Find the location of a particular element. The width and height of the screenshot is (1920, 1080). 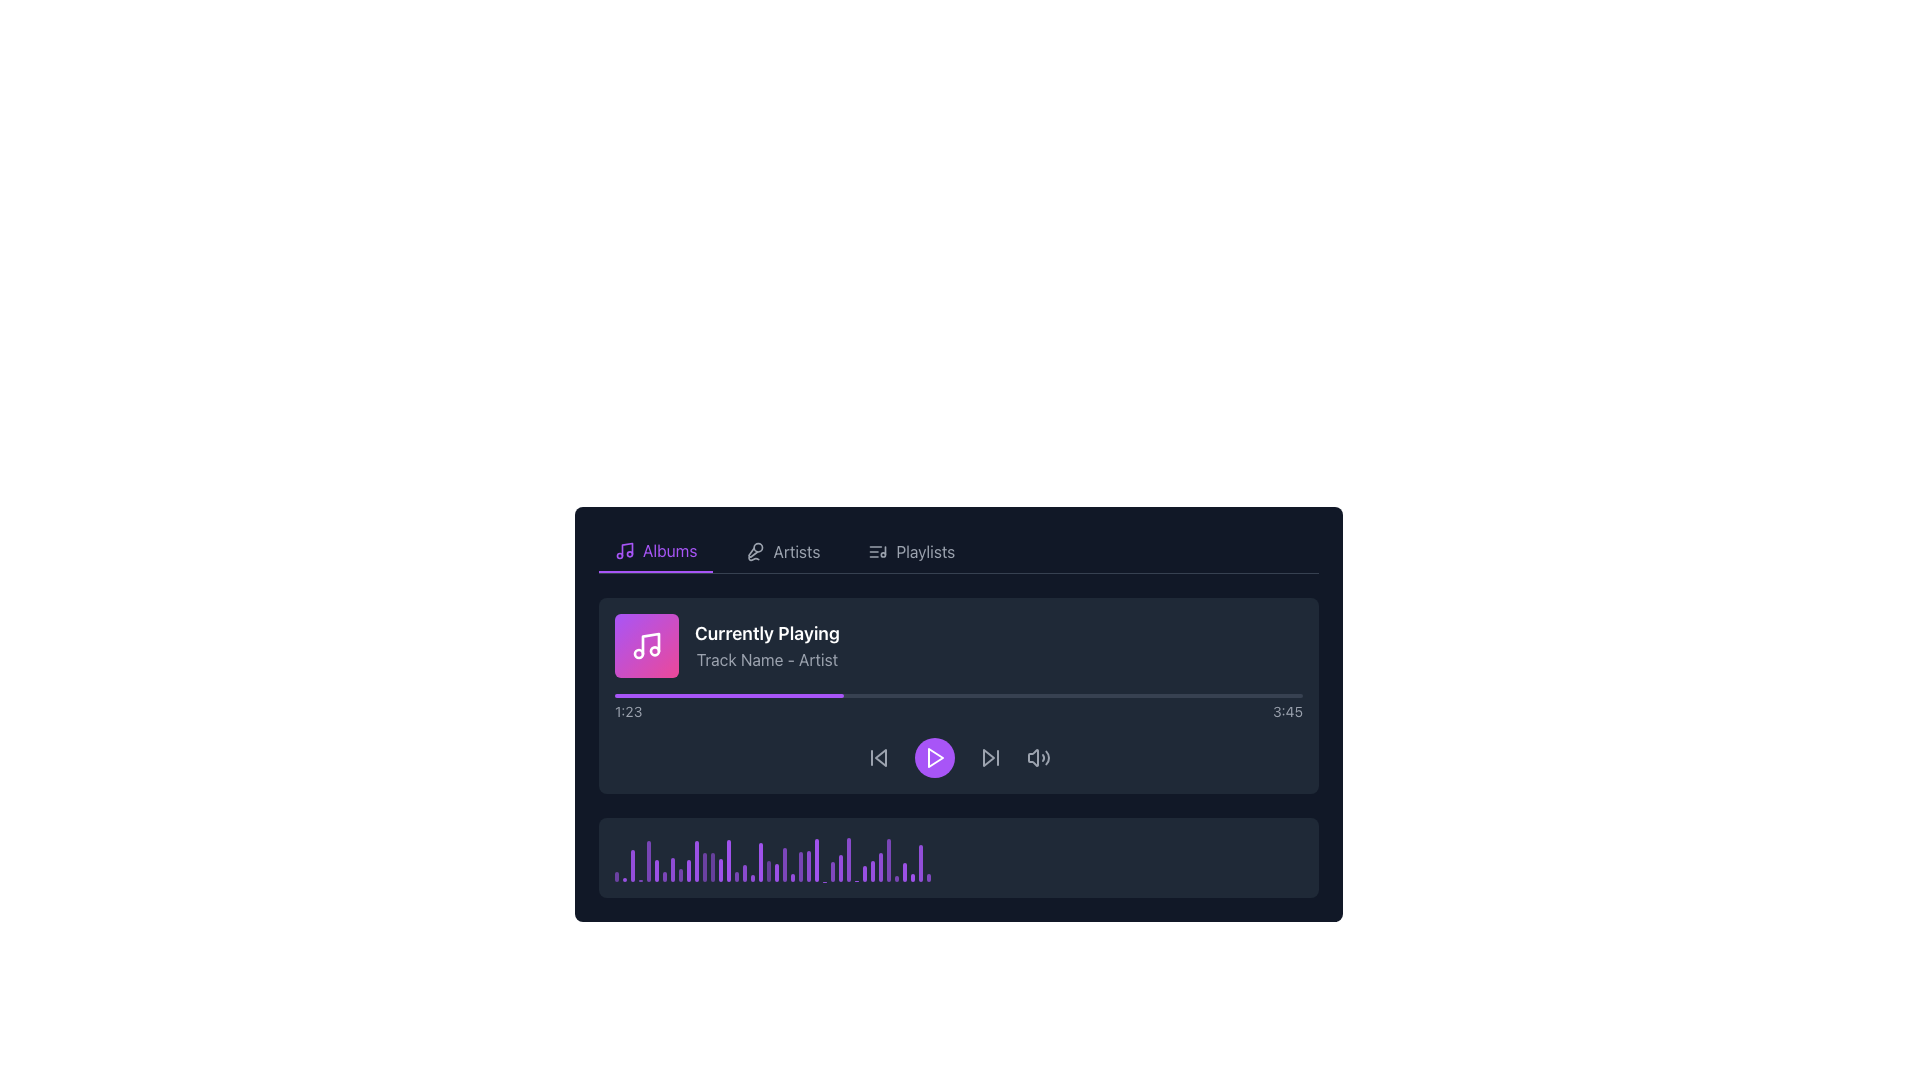

the progress bar of the interactive media player component to adjust the play position, which is centrally located in the interface, above the visualizer and below the tab navigation menu is located at coordinates (958, 694).